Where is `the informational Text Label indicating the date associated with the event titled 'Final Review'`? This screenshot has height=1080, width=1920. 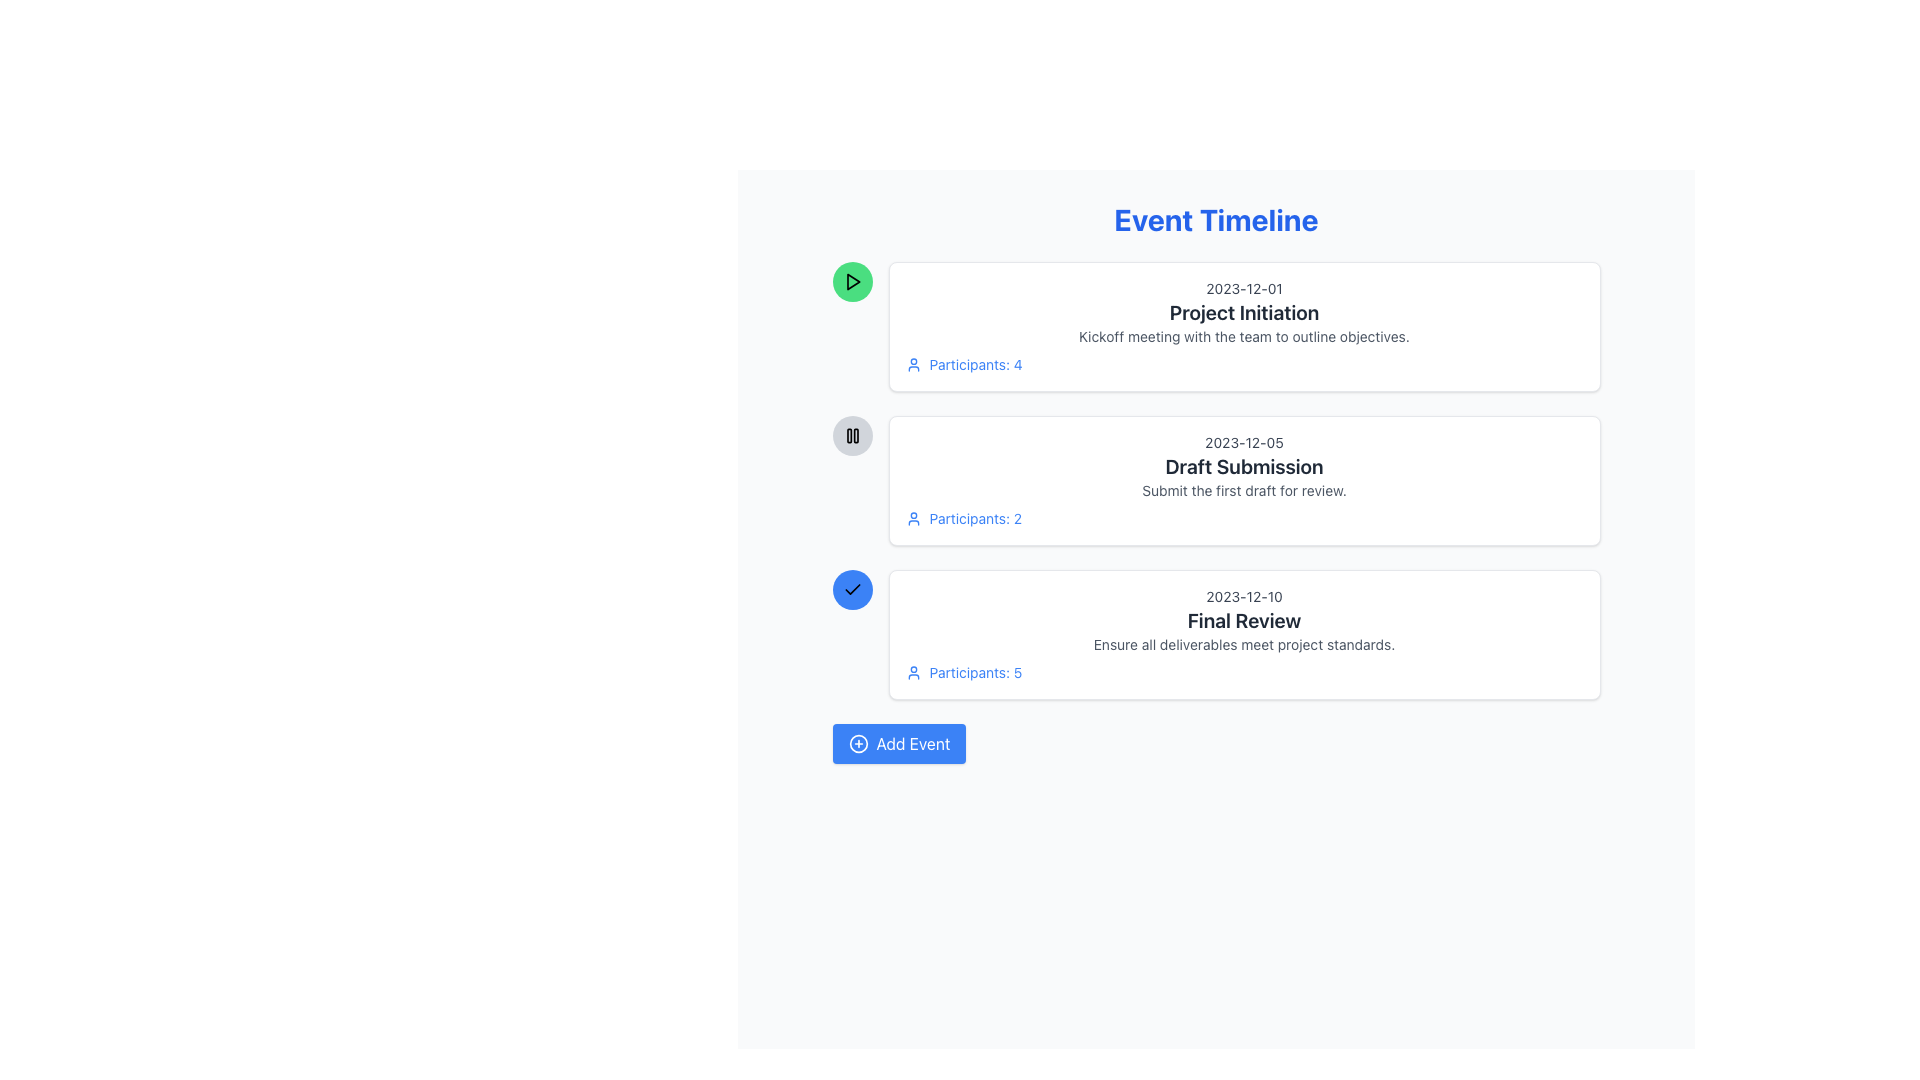
the informational Text Label indicating the date associated with the event titled 'Final Review' is located at coordinates (1243, 596).